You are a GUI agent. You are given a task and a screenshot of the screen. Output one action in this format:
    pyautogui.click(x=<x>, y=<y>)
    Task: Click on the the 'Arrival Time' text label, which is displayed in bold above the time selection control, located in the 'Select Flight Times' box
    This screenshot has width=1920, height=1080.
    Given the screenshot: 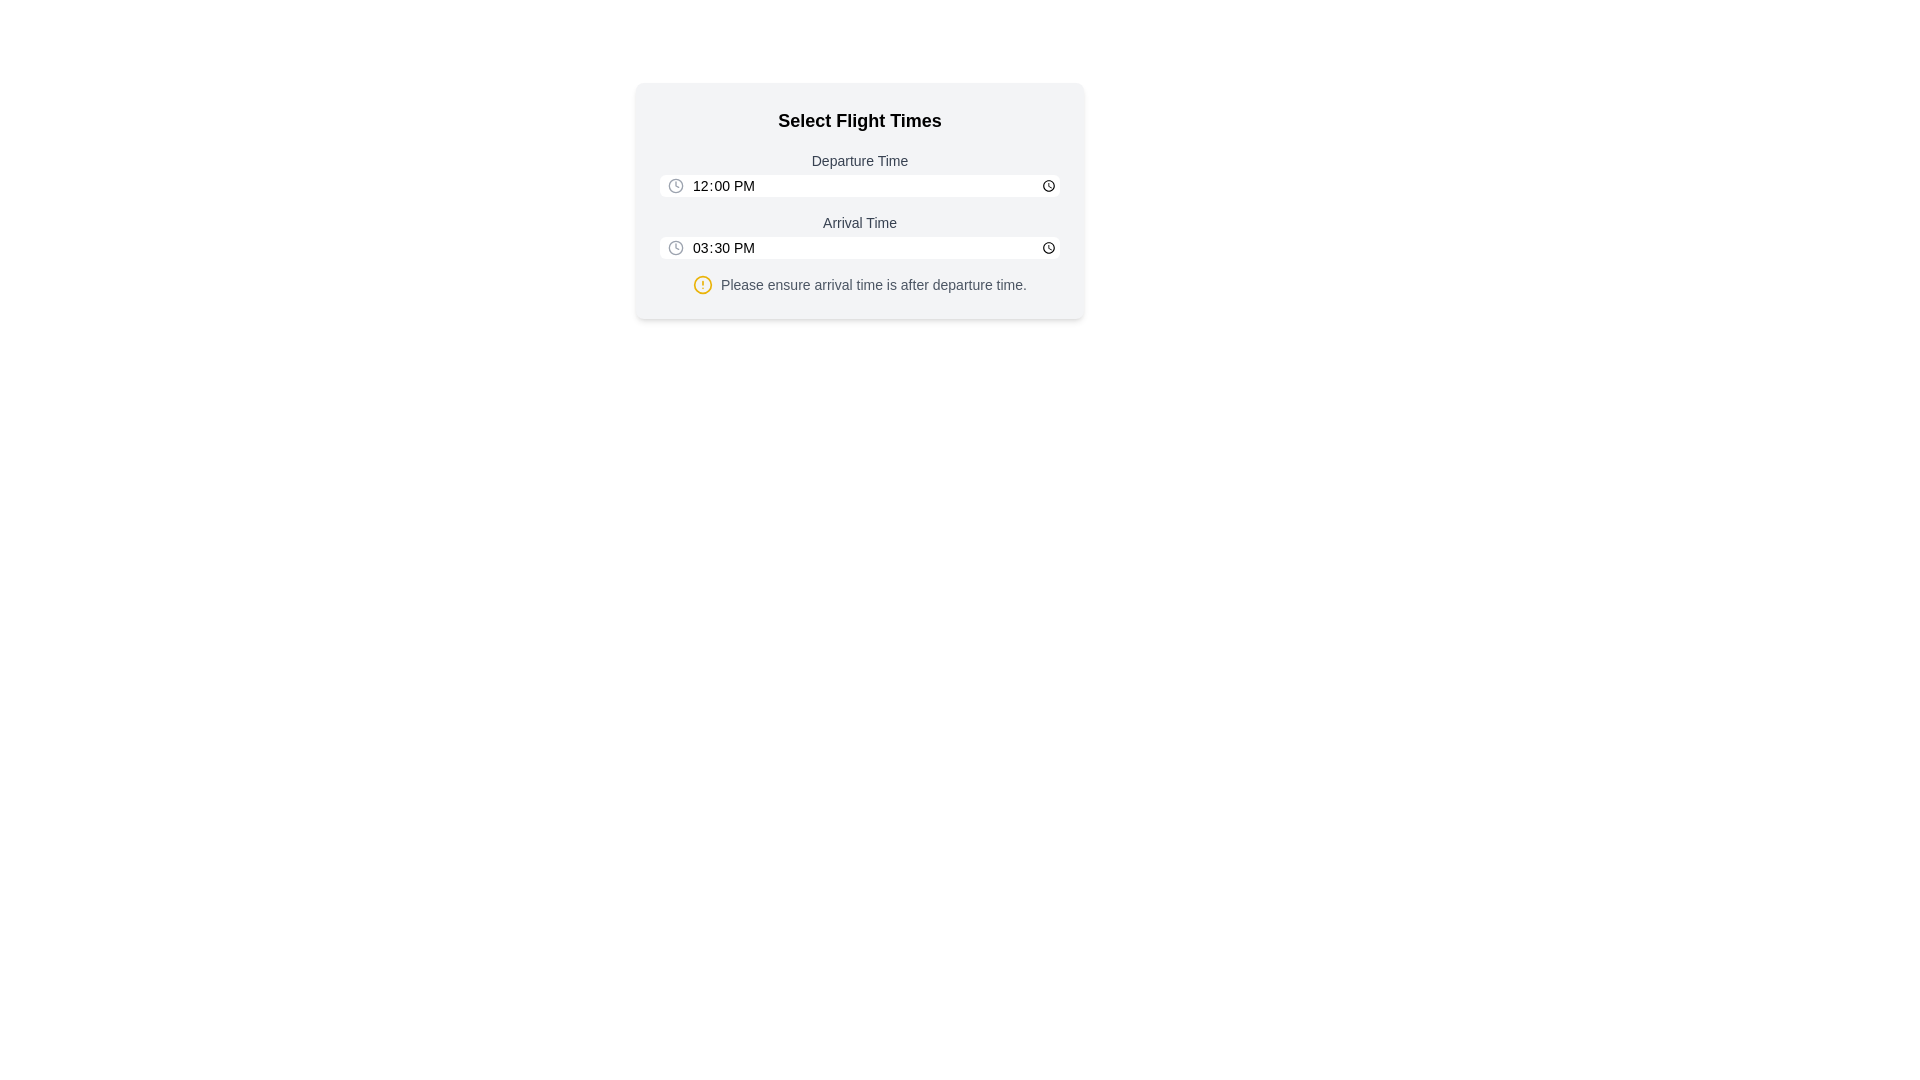 What is the action you would take?
    pyautogui.click(x=859, y=234)
    